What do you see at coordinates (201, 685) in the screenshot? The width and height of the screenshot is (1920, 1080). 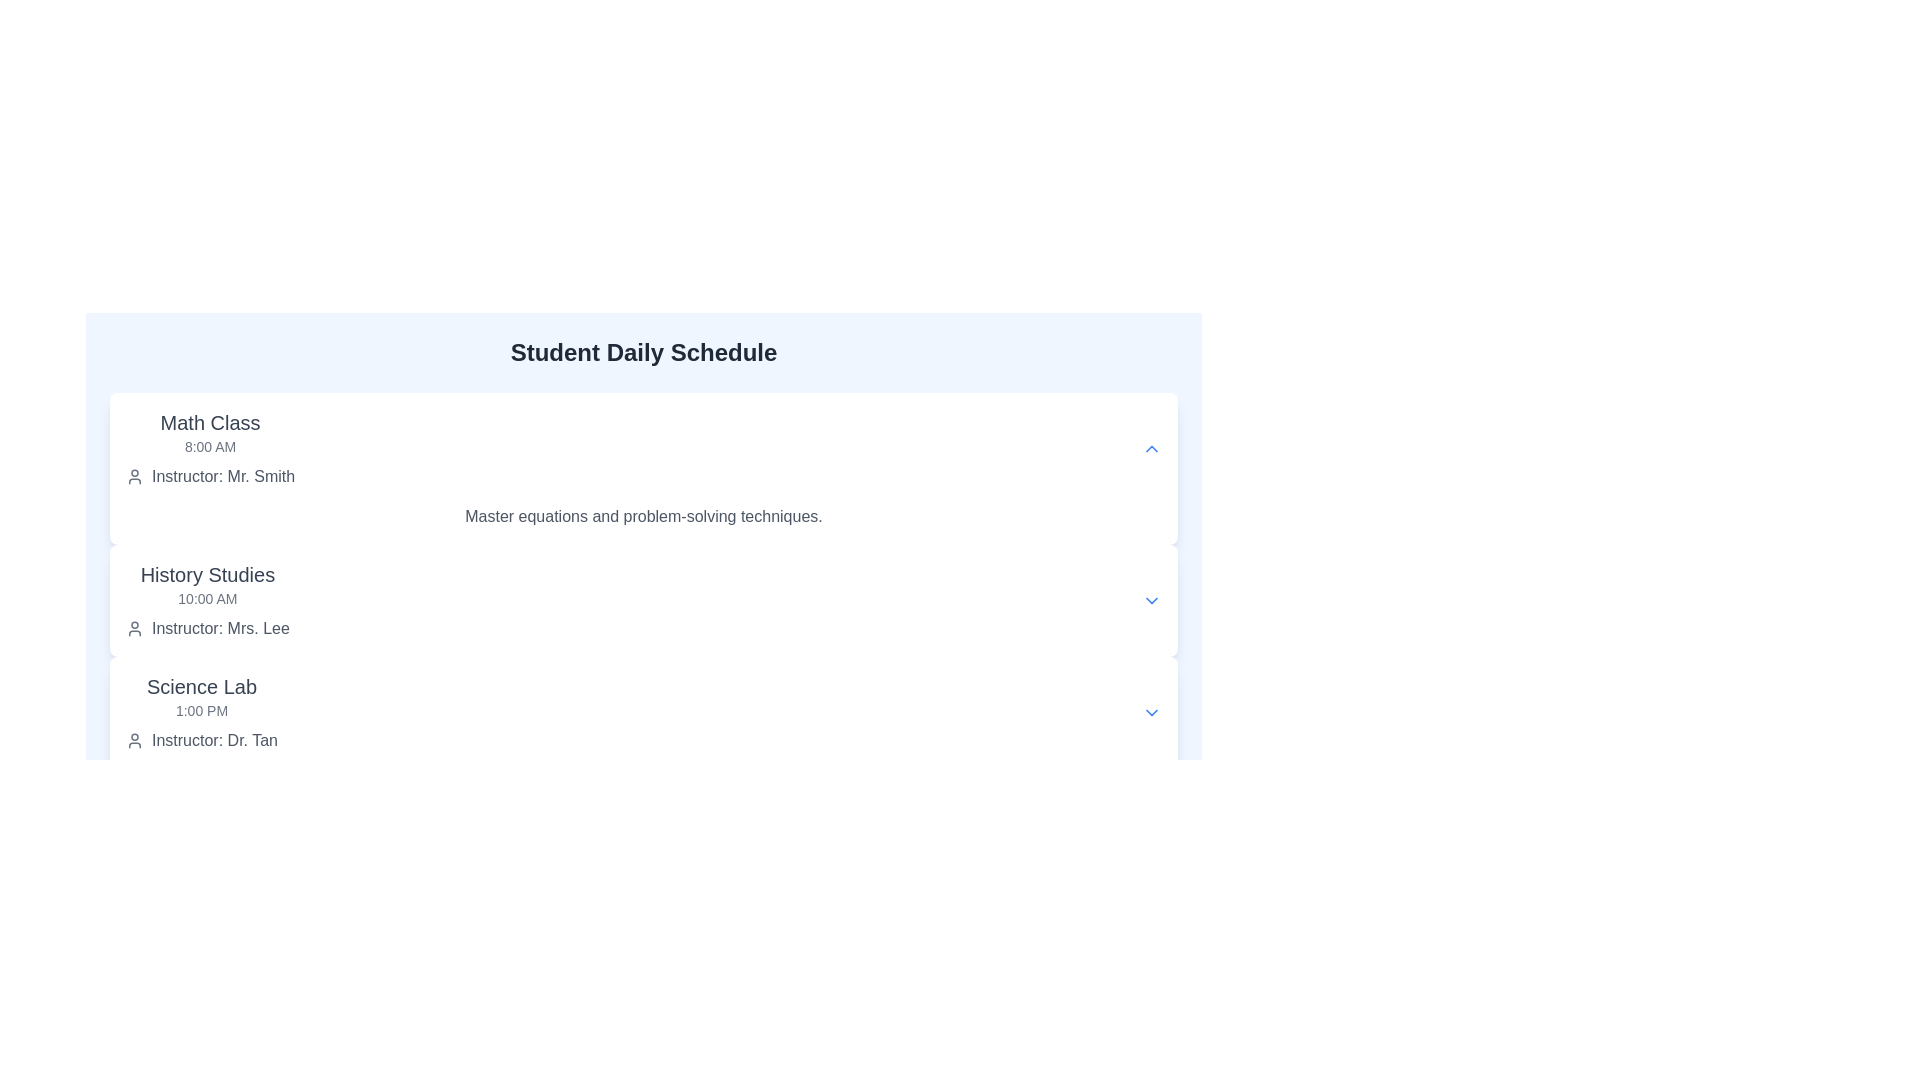 I see `text displayed in the title label of the scheduled activity or class within the 'Science Lab' timetable block, which is positioned above '1:00 PM' and 'Instructor: Dr. Tan'` at bounding box center [201, 685].